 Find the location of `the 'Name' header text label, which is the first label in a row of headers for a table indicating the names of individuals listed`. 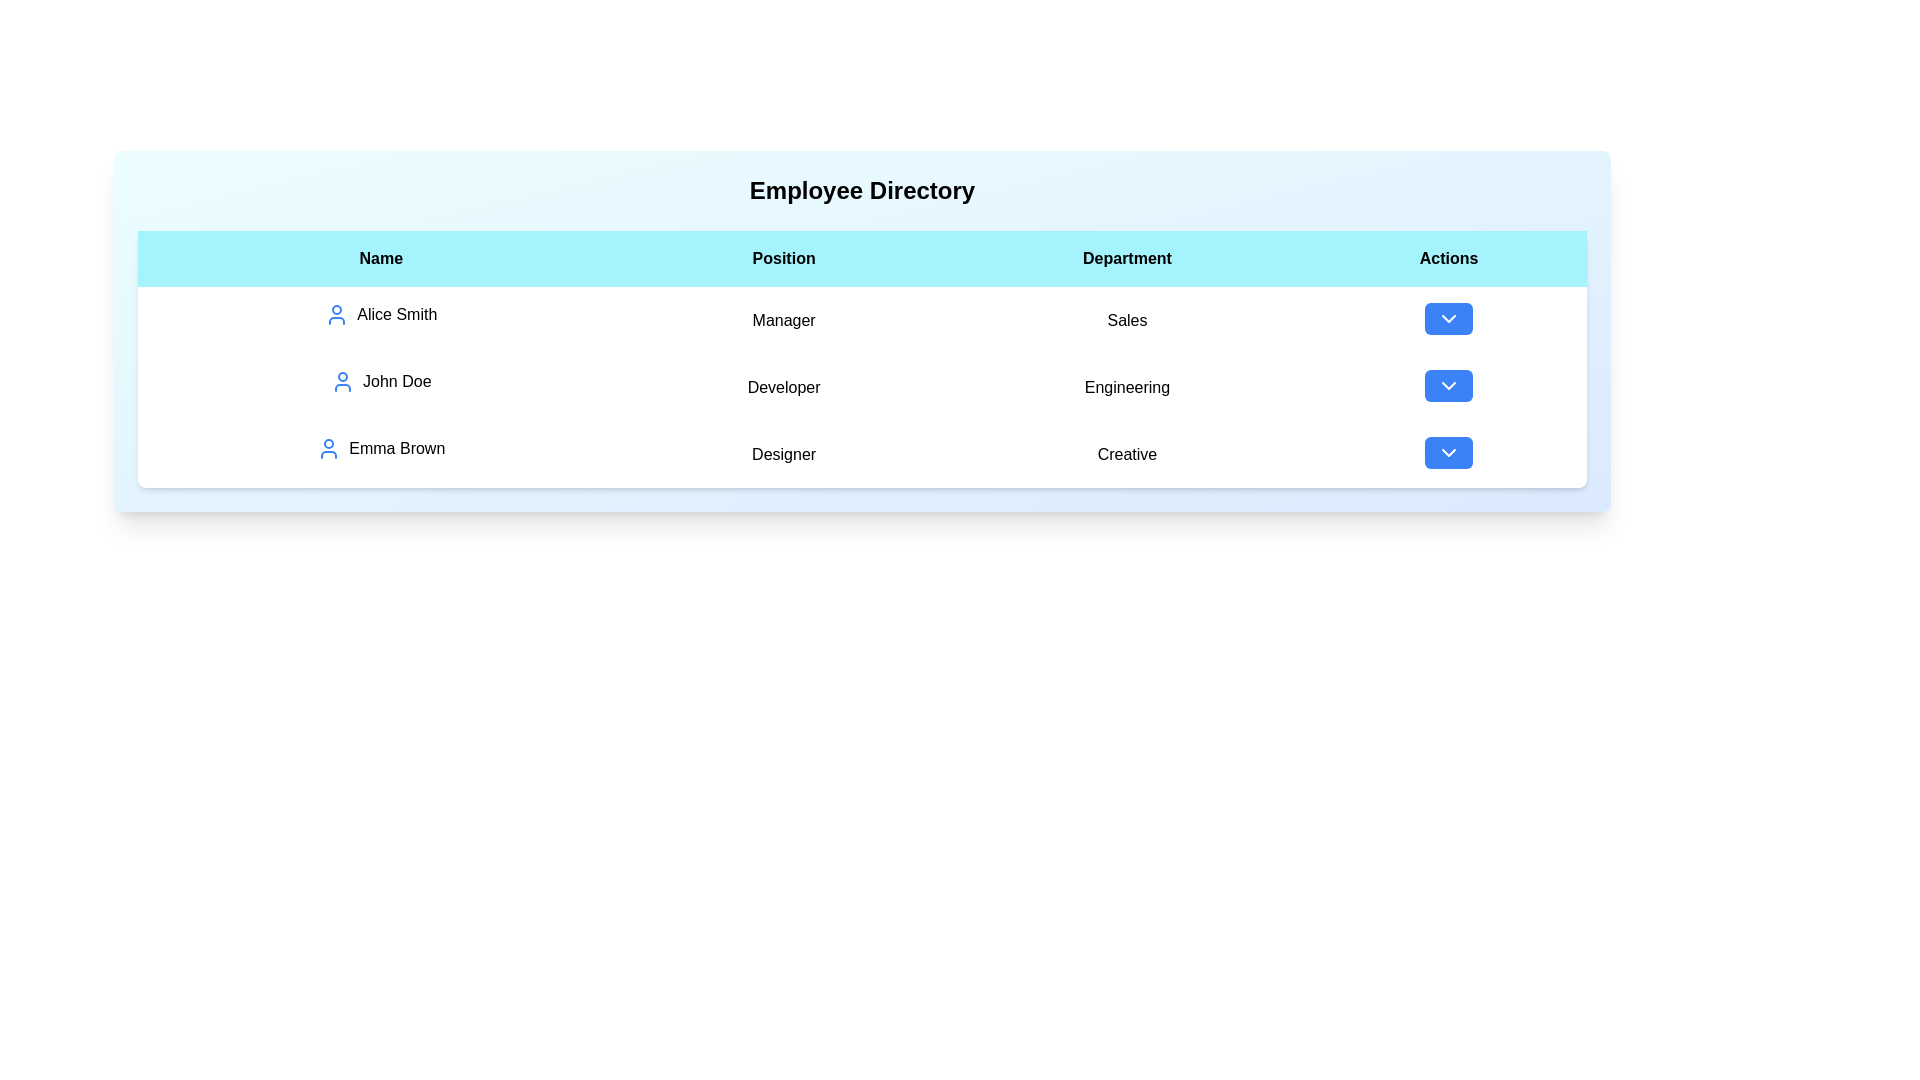

the 'Name' header text label, which is the first label in a row of headers for a table indicating the names of individuals listed is located at coordinates (381, 257).